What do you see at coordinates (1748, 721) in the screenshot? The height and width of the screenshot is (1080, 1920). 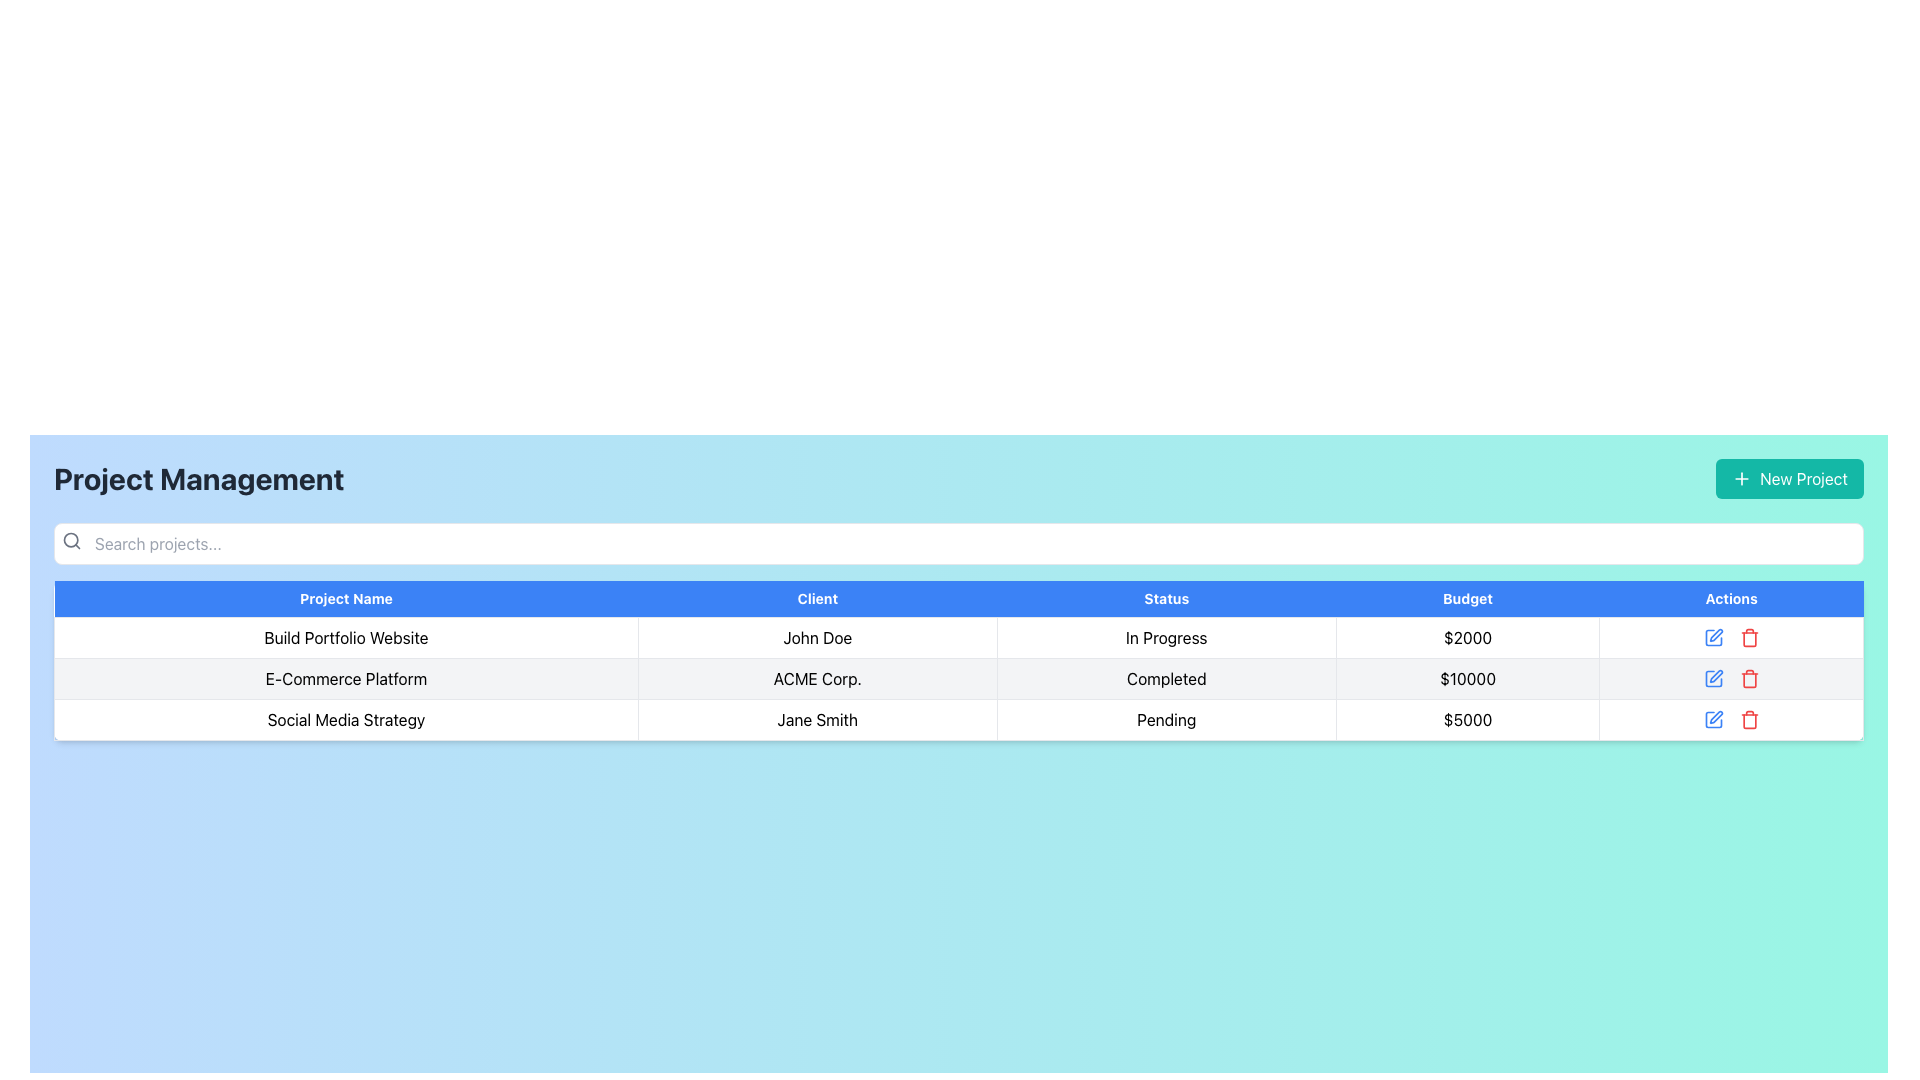 I see `the delete icon in the 'Actions' column for the 'Social Media Strategy' project` at bounding box center [1748, 721].